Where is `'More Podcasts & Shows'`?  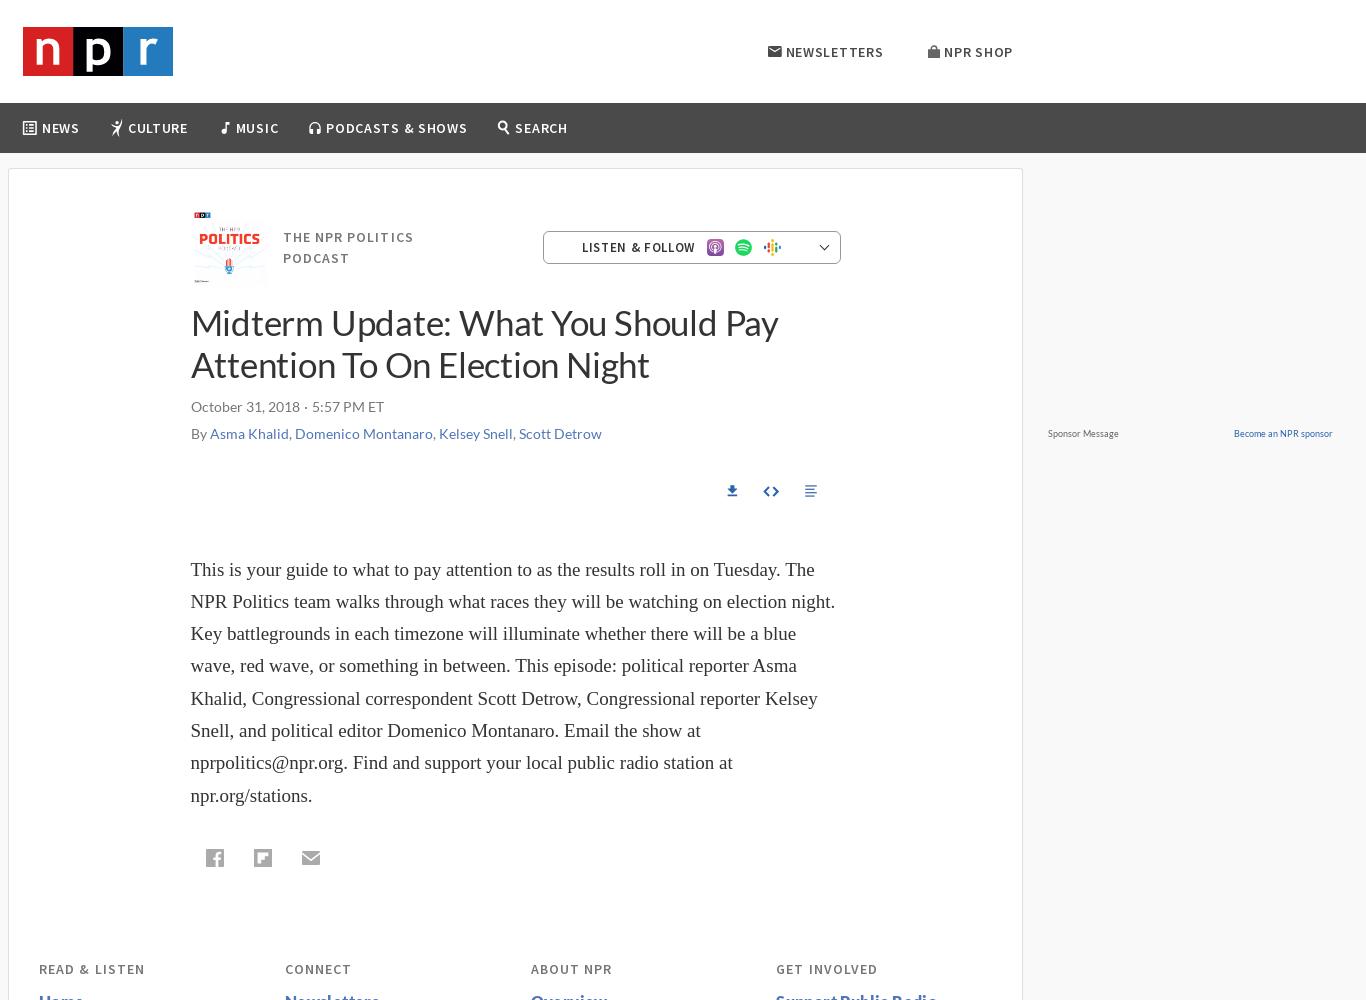 'More Podcasts & Shows' is located at coordinates (648, 423).